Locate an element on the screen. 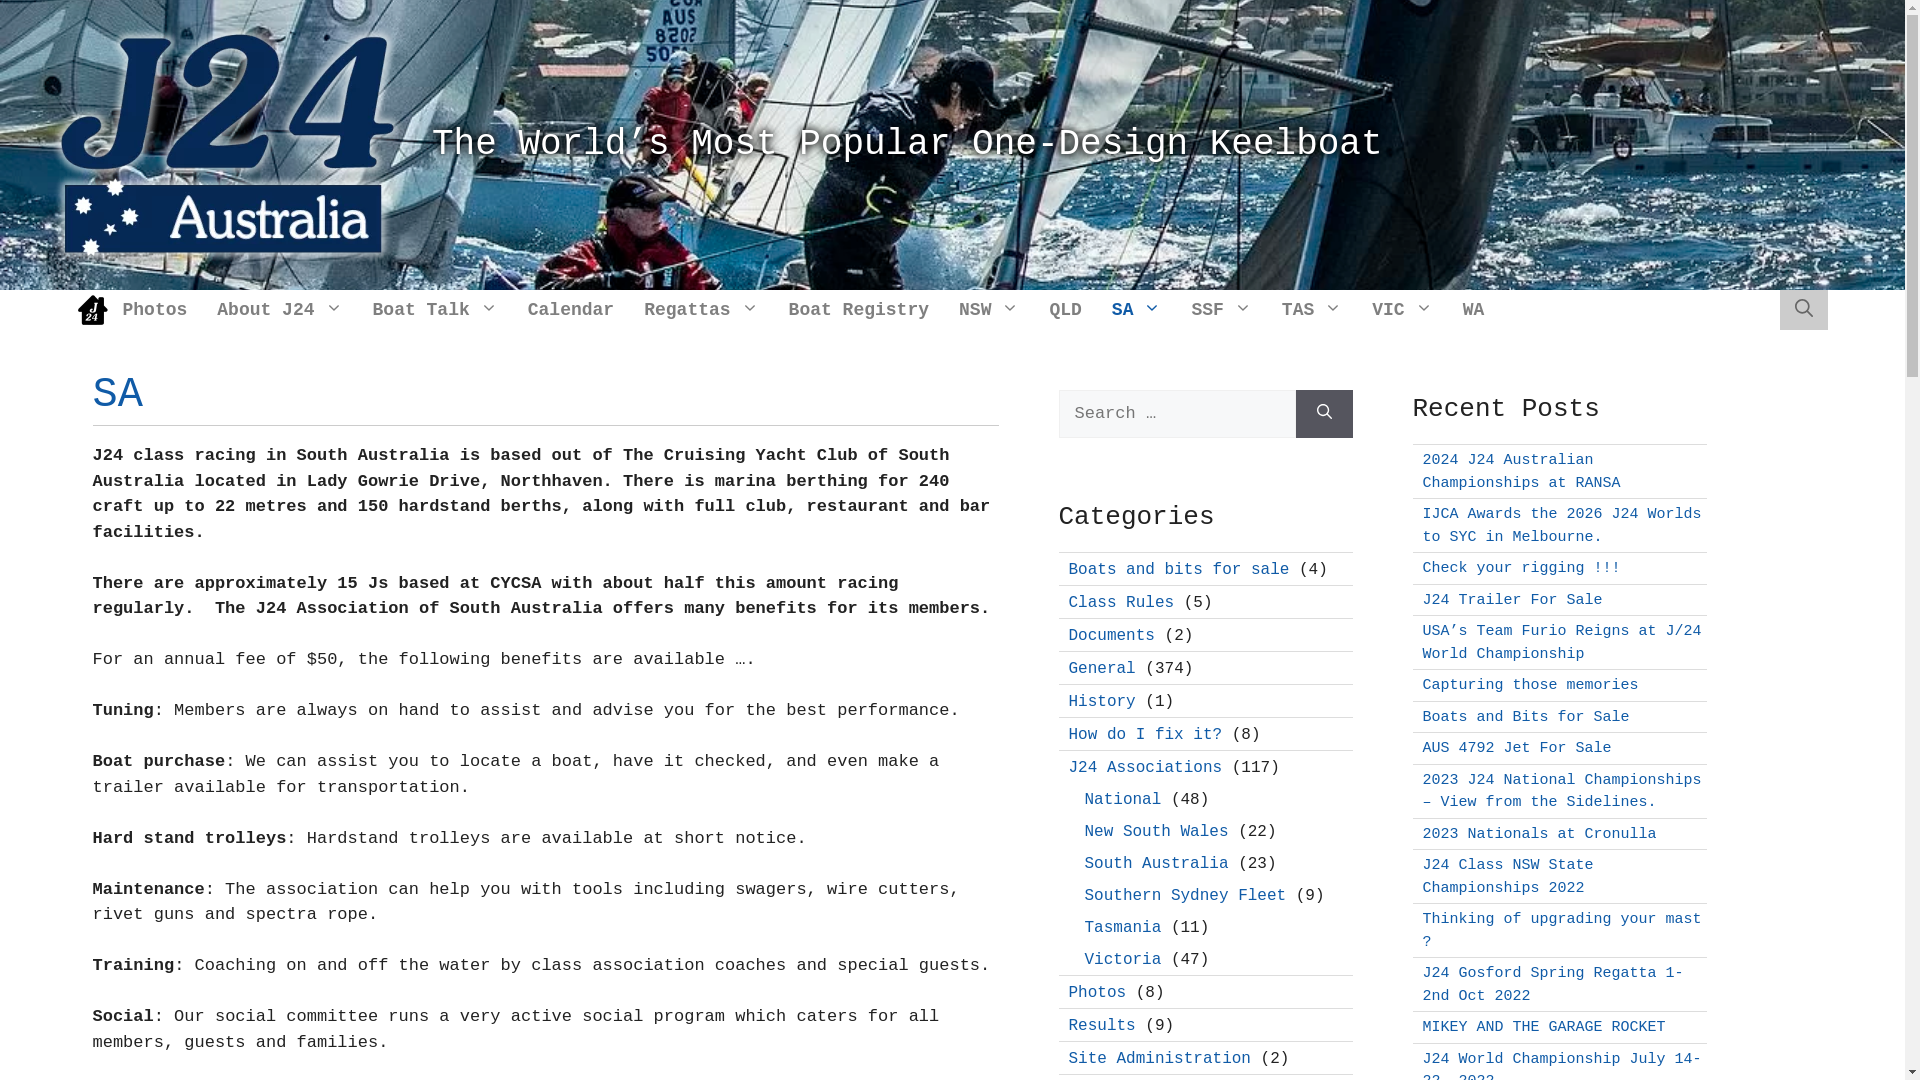  'Class Rules' is located at coordinates (1121, 601).